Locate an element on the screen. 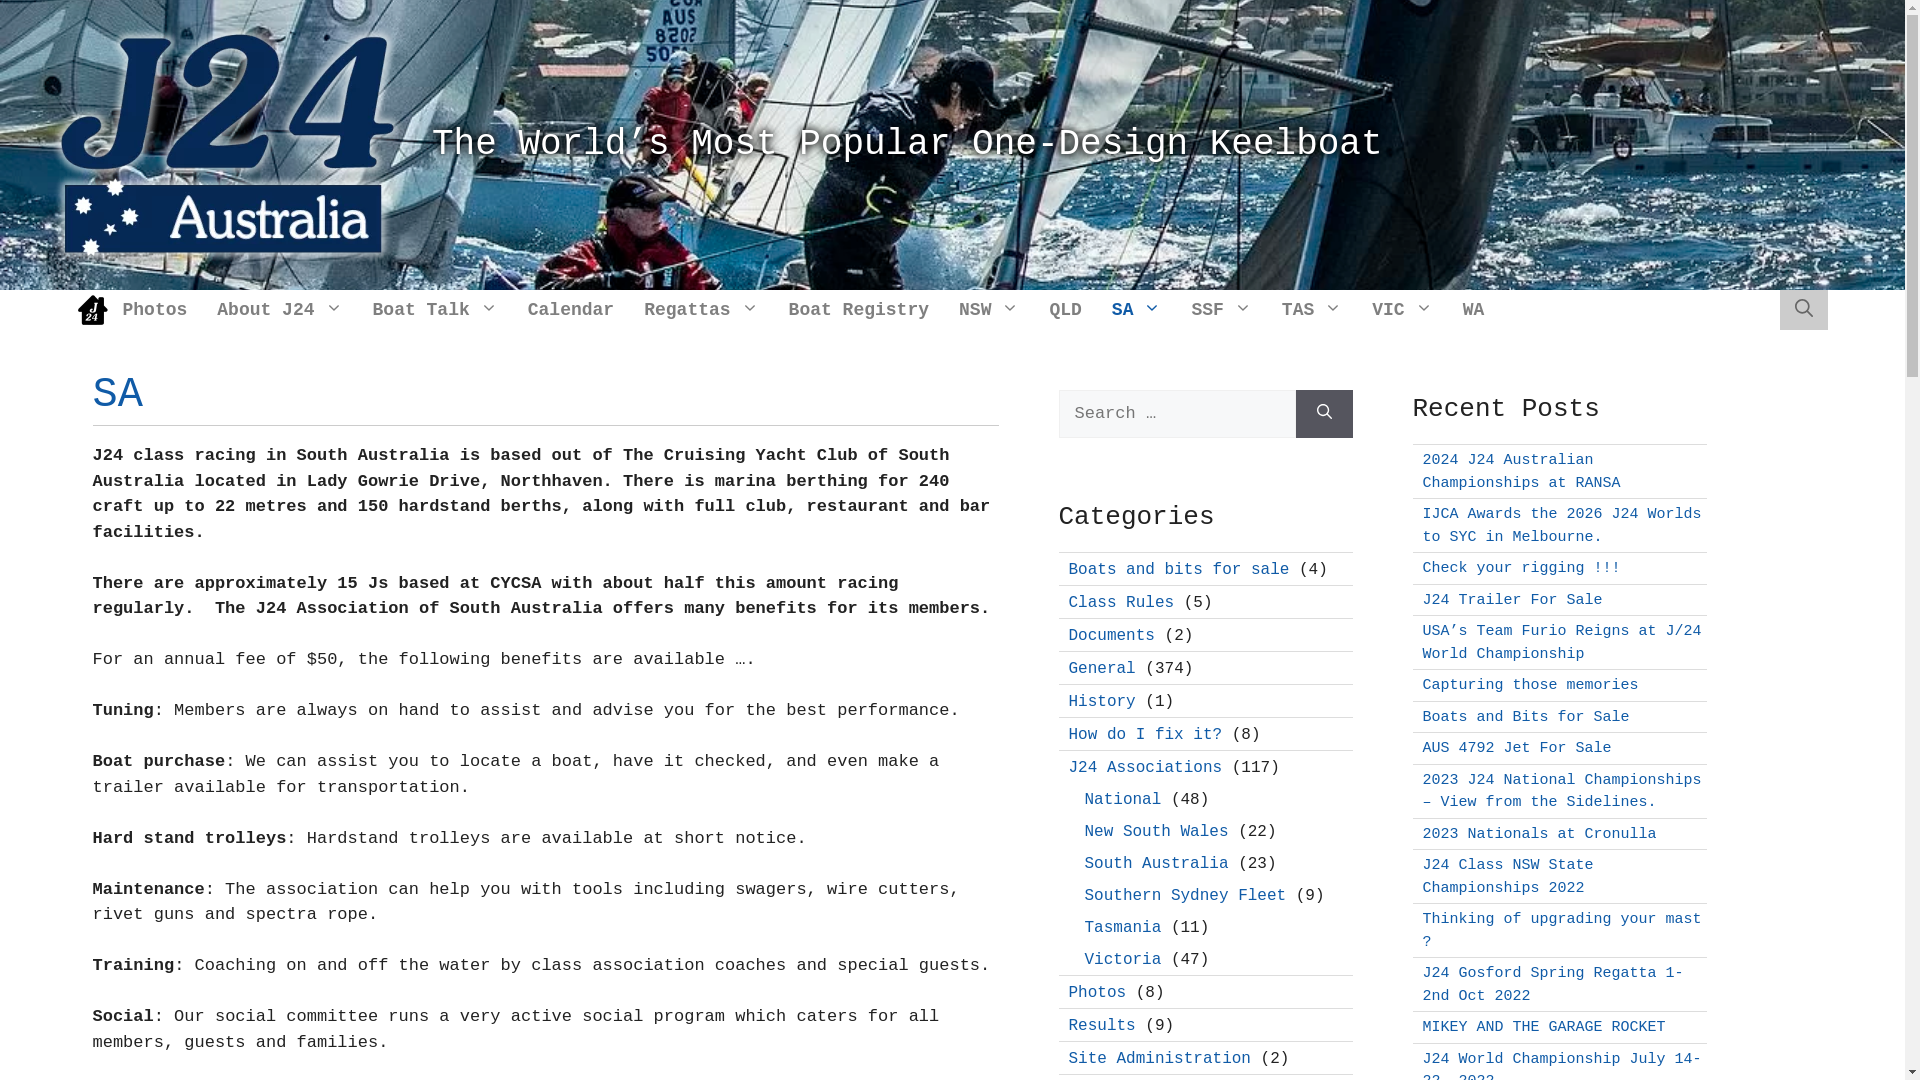  'Class Rules' is located at coordinates (1121, 601).